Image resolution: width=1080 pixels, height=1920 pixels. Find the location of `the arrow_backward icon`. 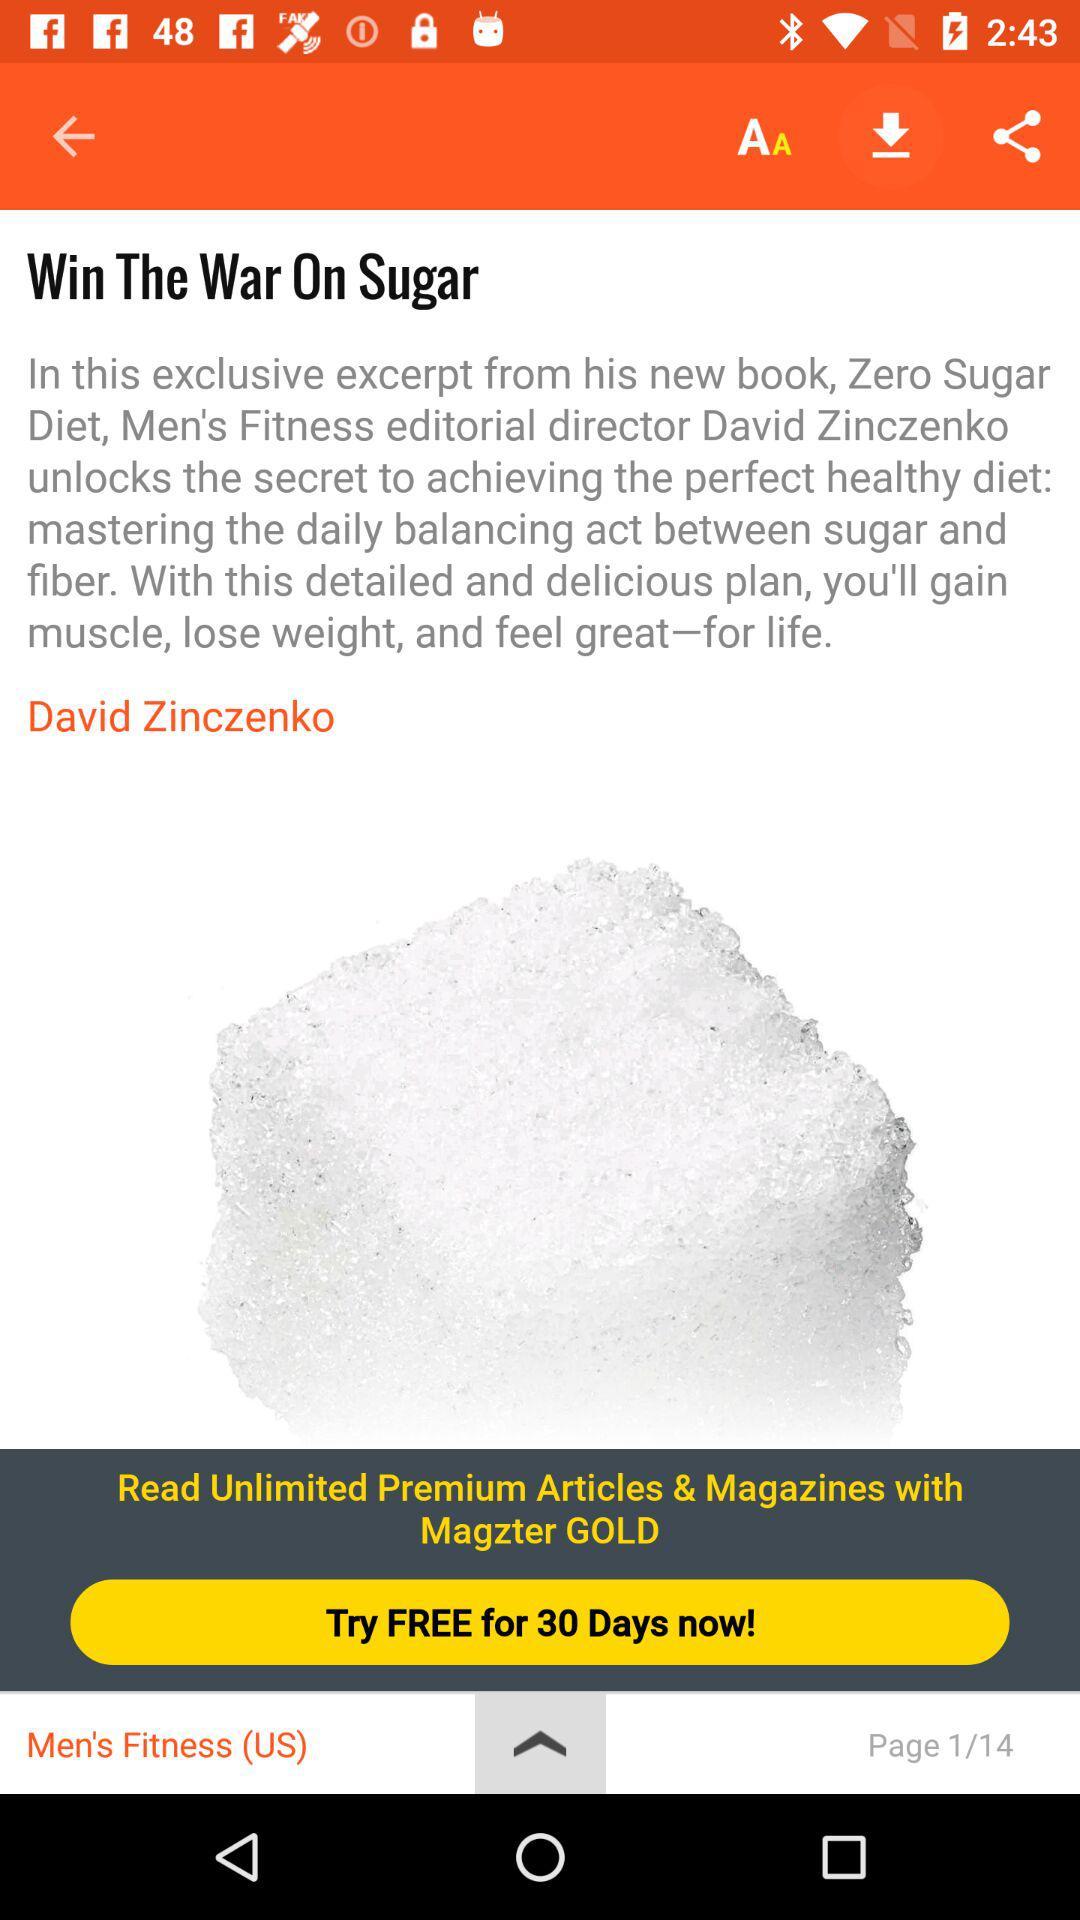

the arrow_backward icon is located at coordinates (56, 146).